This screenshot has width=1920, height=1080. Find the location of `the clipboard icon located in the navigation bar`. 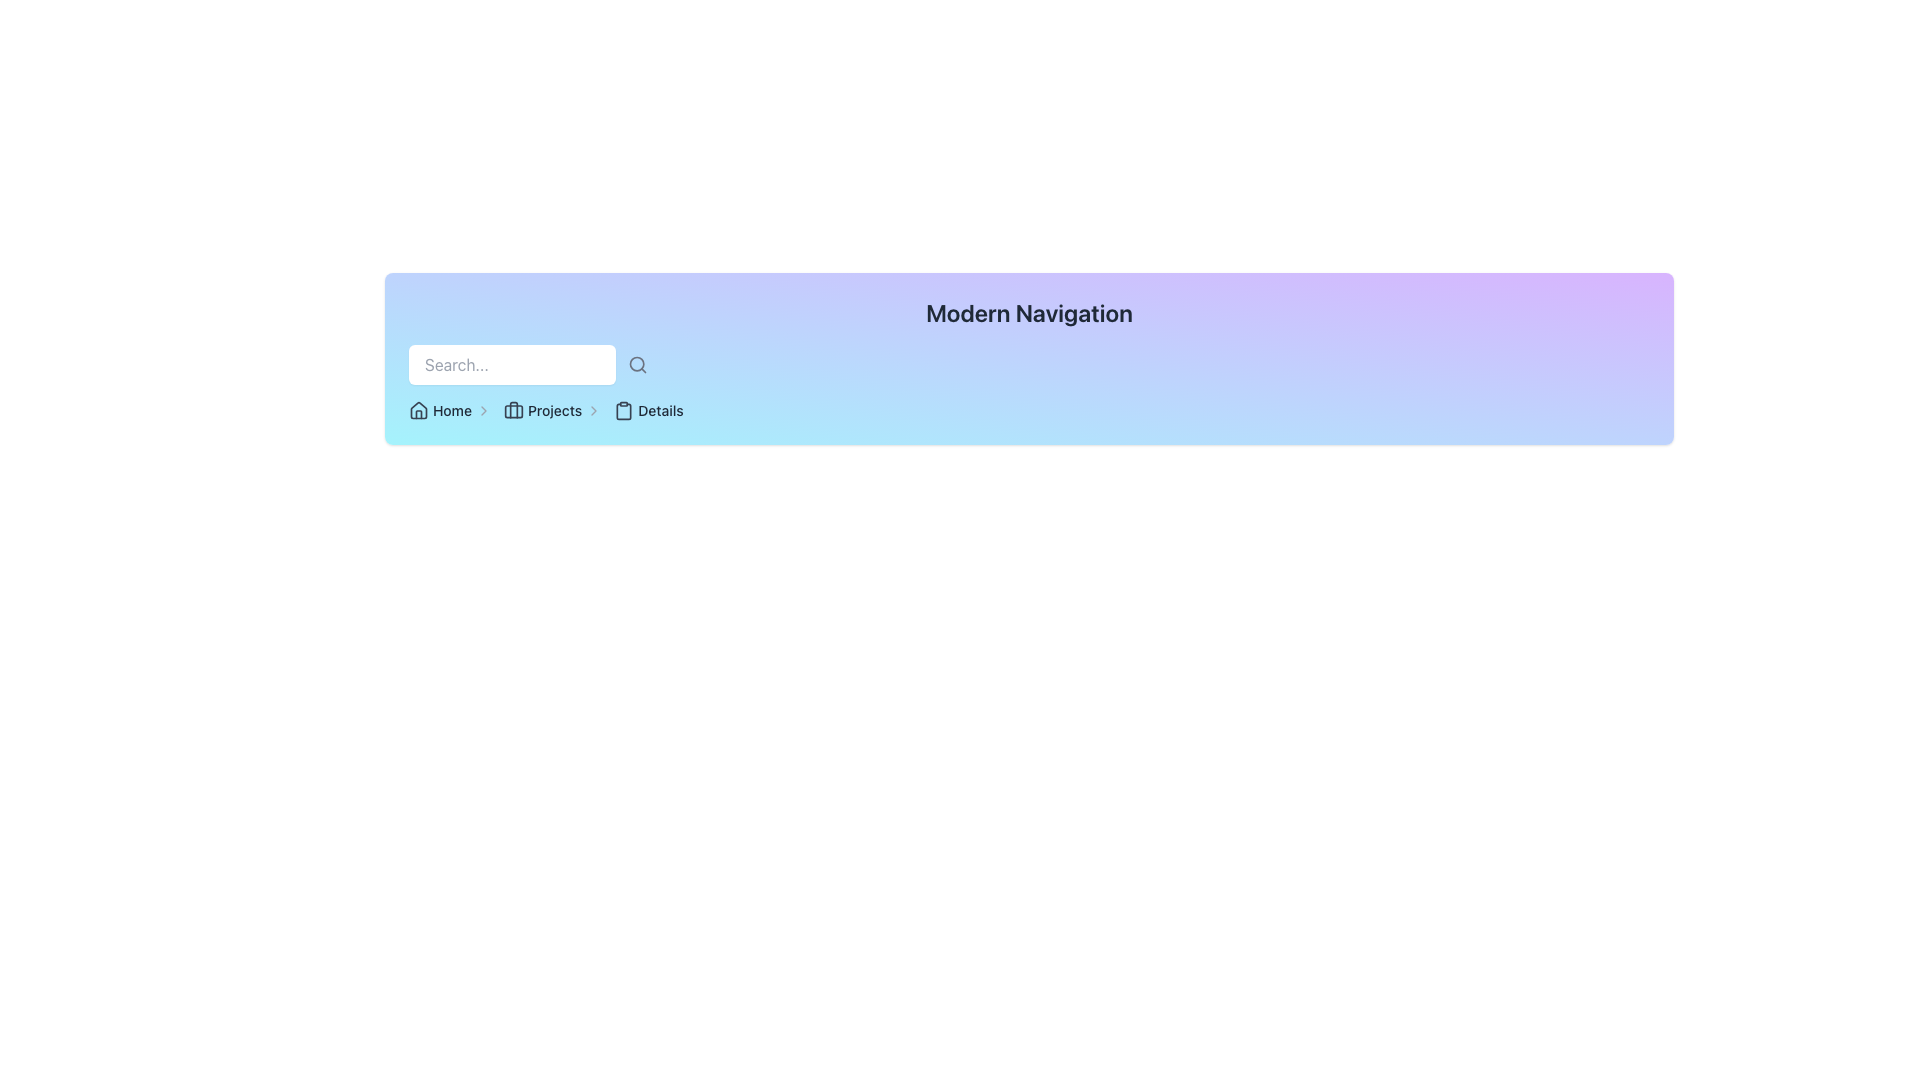

the clipboard icon located in the navigation bar is located at coordinates (623, 410).